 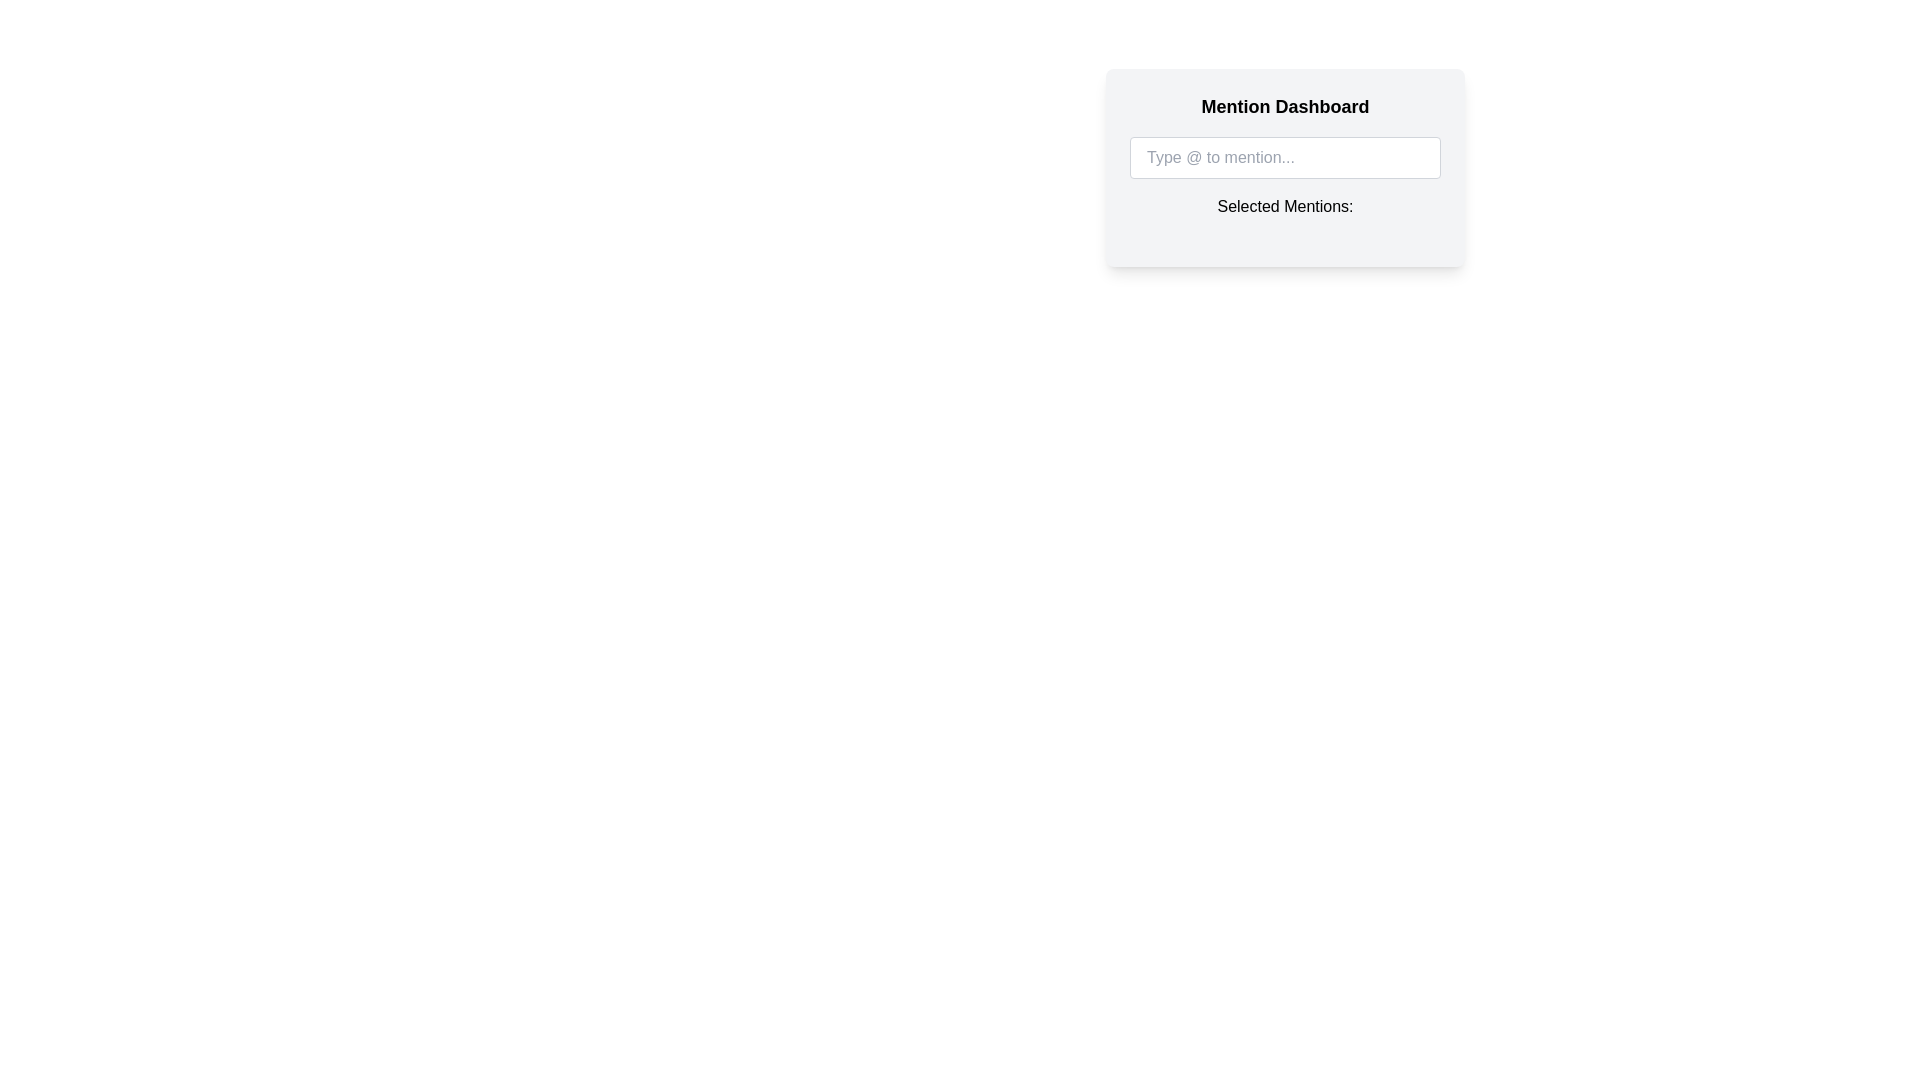 I want to click on the static text label displaying 'Mention Dashboard', which is styled with a bold font and located at the top of a light gray panel, so click(x=1285, y=107).